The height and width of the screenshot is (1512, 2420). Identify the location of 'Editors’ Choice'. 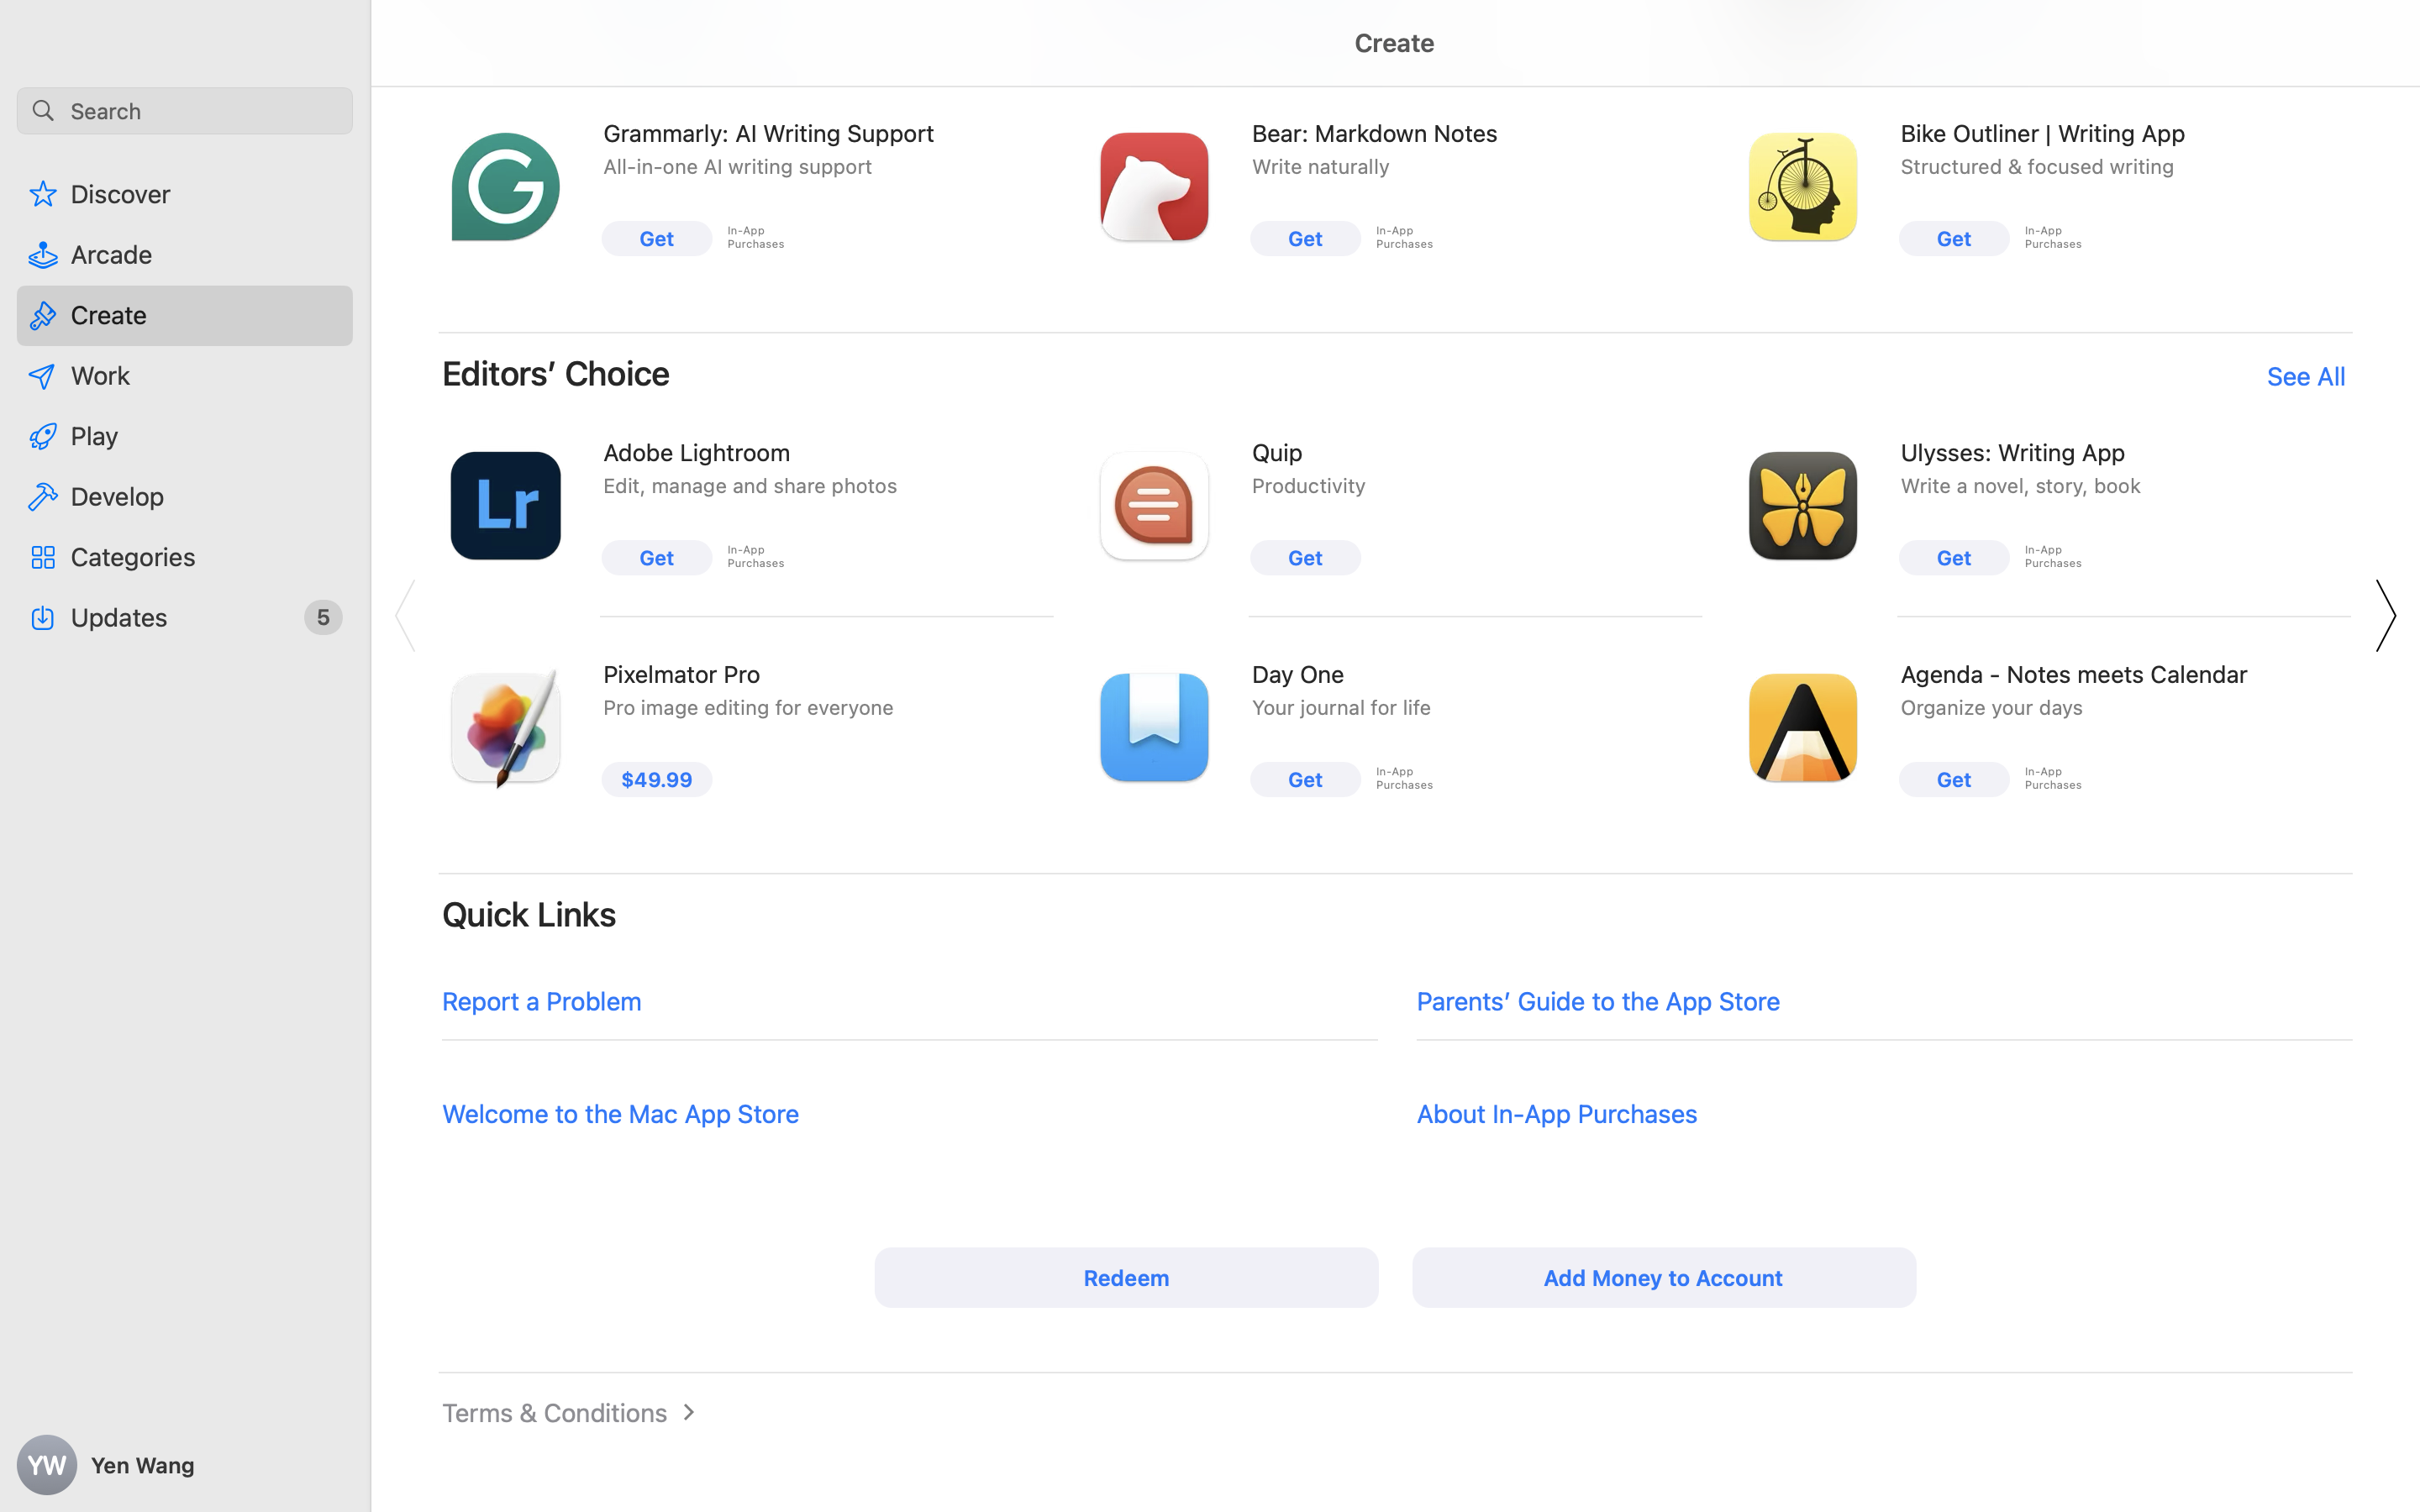
(555, 373).